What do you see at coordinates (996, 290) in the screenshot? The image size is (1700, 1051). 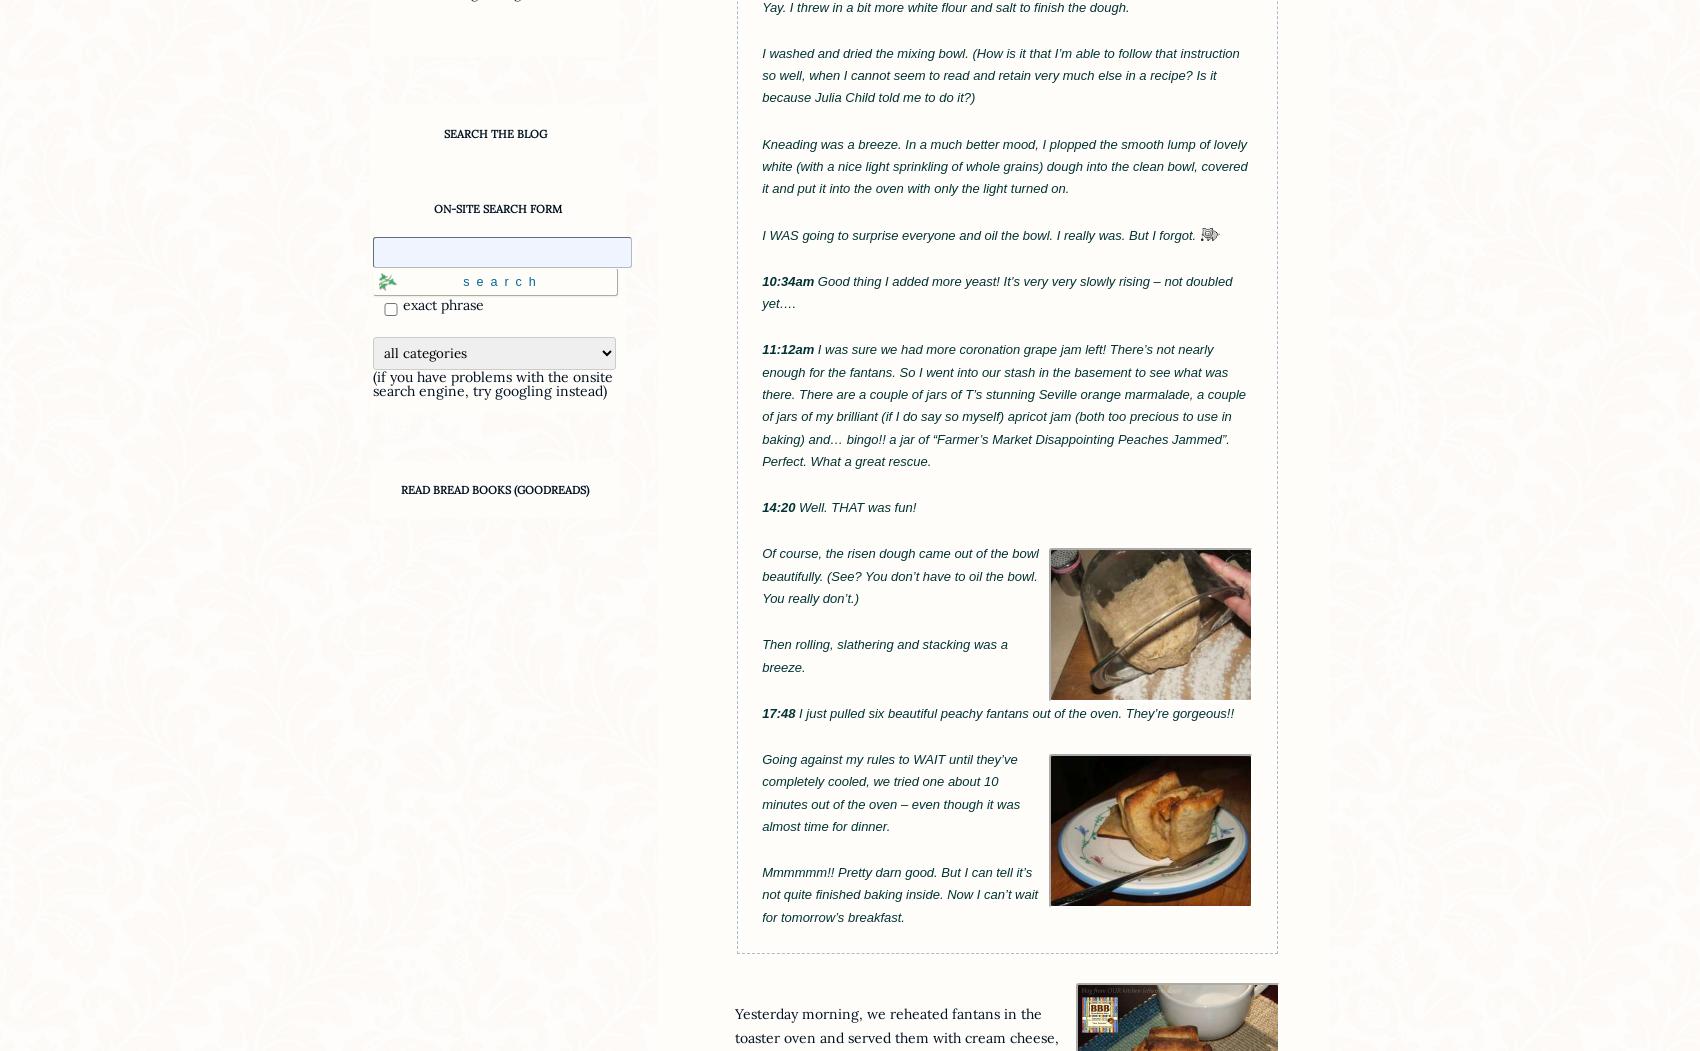 I see `'Good thing I added more yeast! It’s very very slowly rising – not doubled yet….'` at bounding box center [996, 290].